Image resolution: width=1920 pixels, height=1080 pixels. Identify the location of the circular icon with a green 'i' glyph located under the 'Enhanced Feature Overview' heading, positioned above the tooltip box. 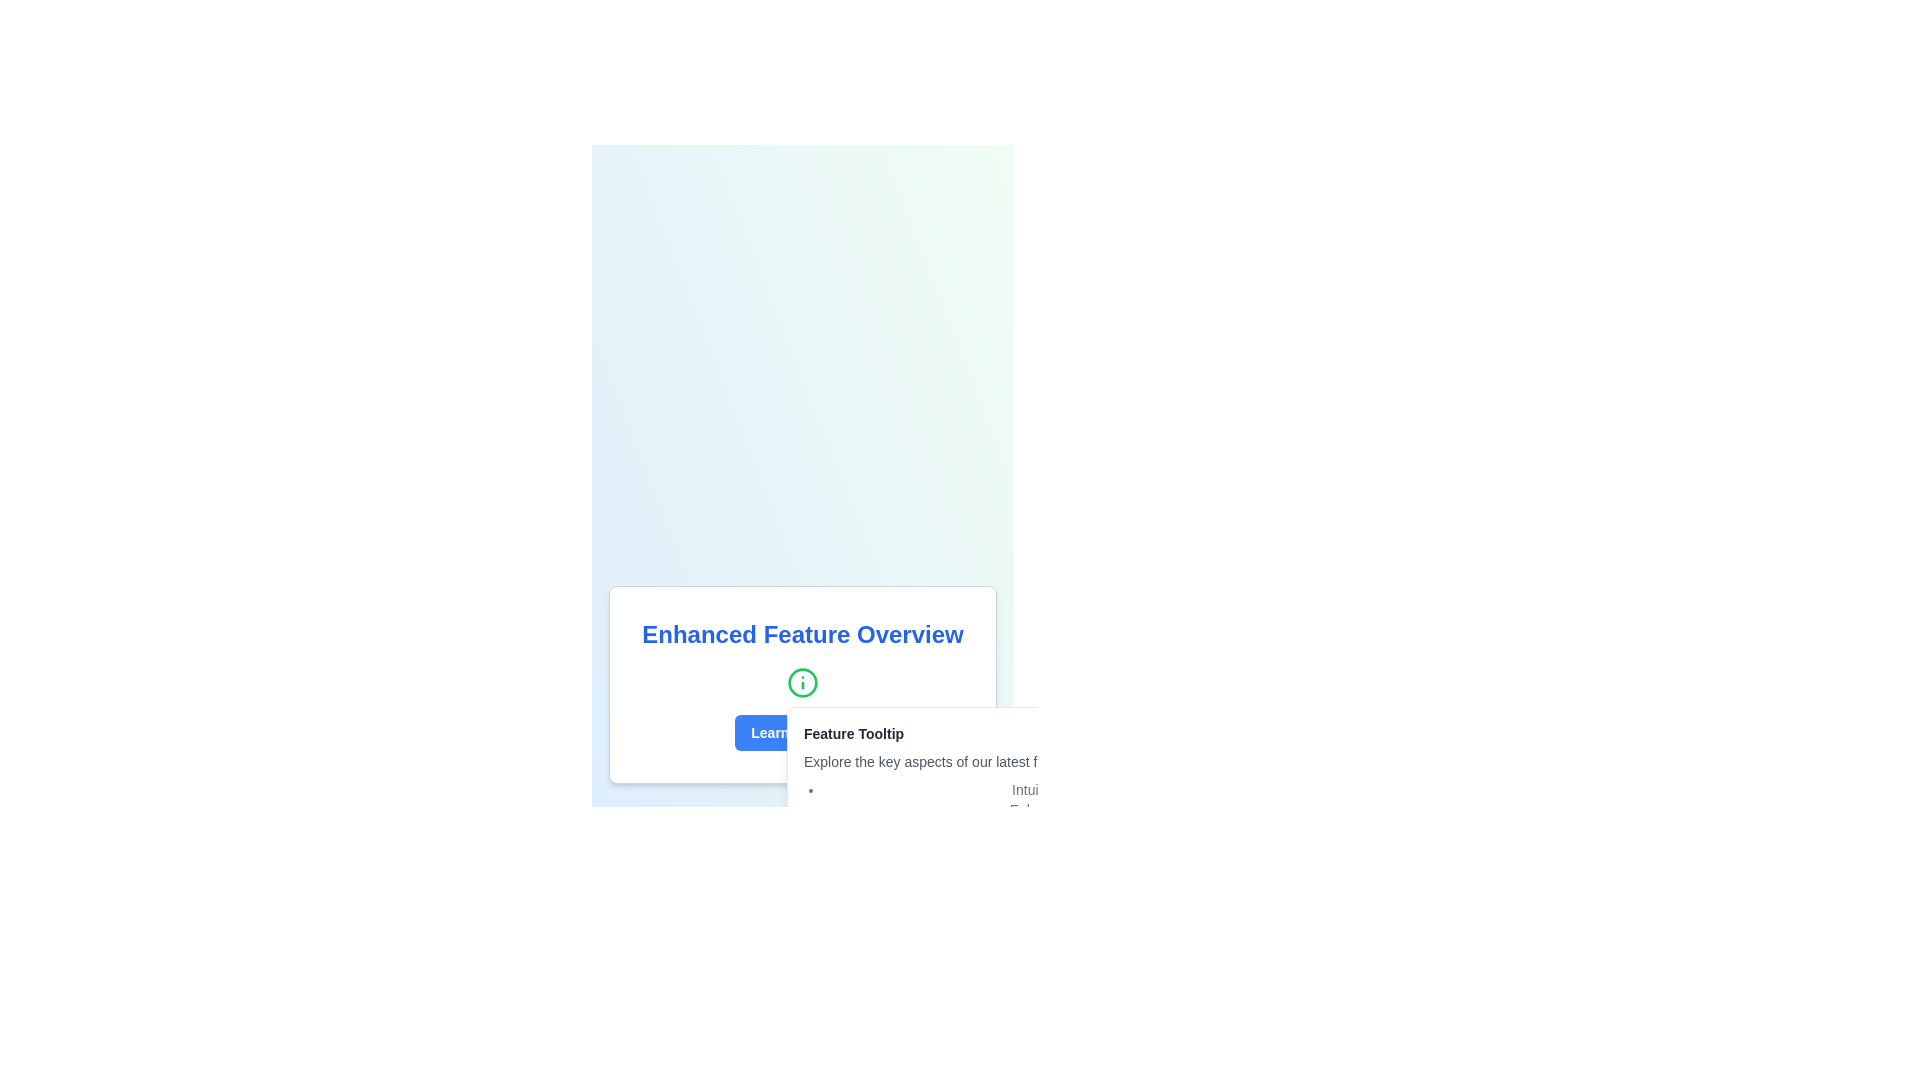
(802, 681).